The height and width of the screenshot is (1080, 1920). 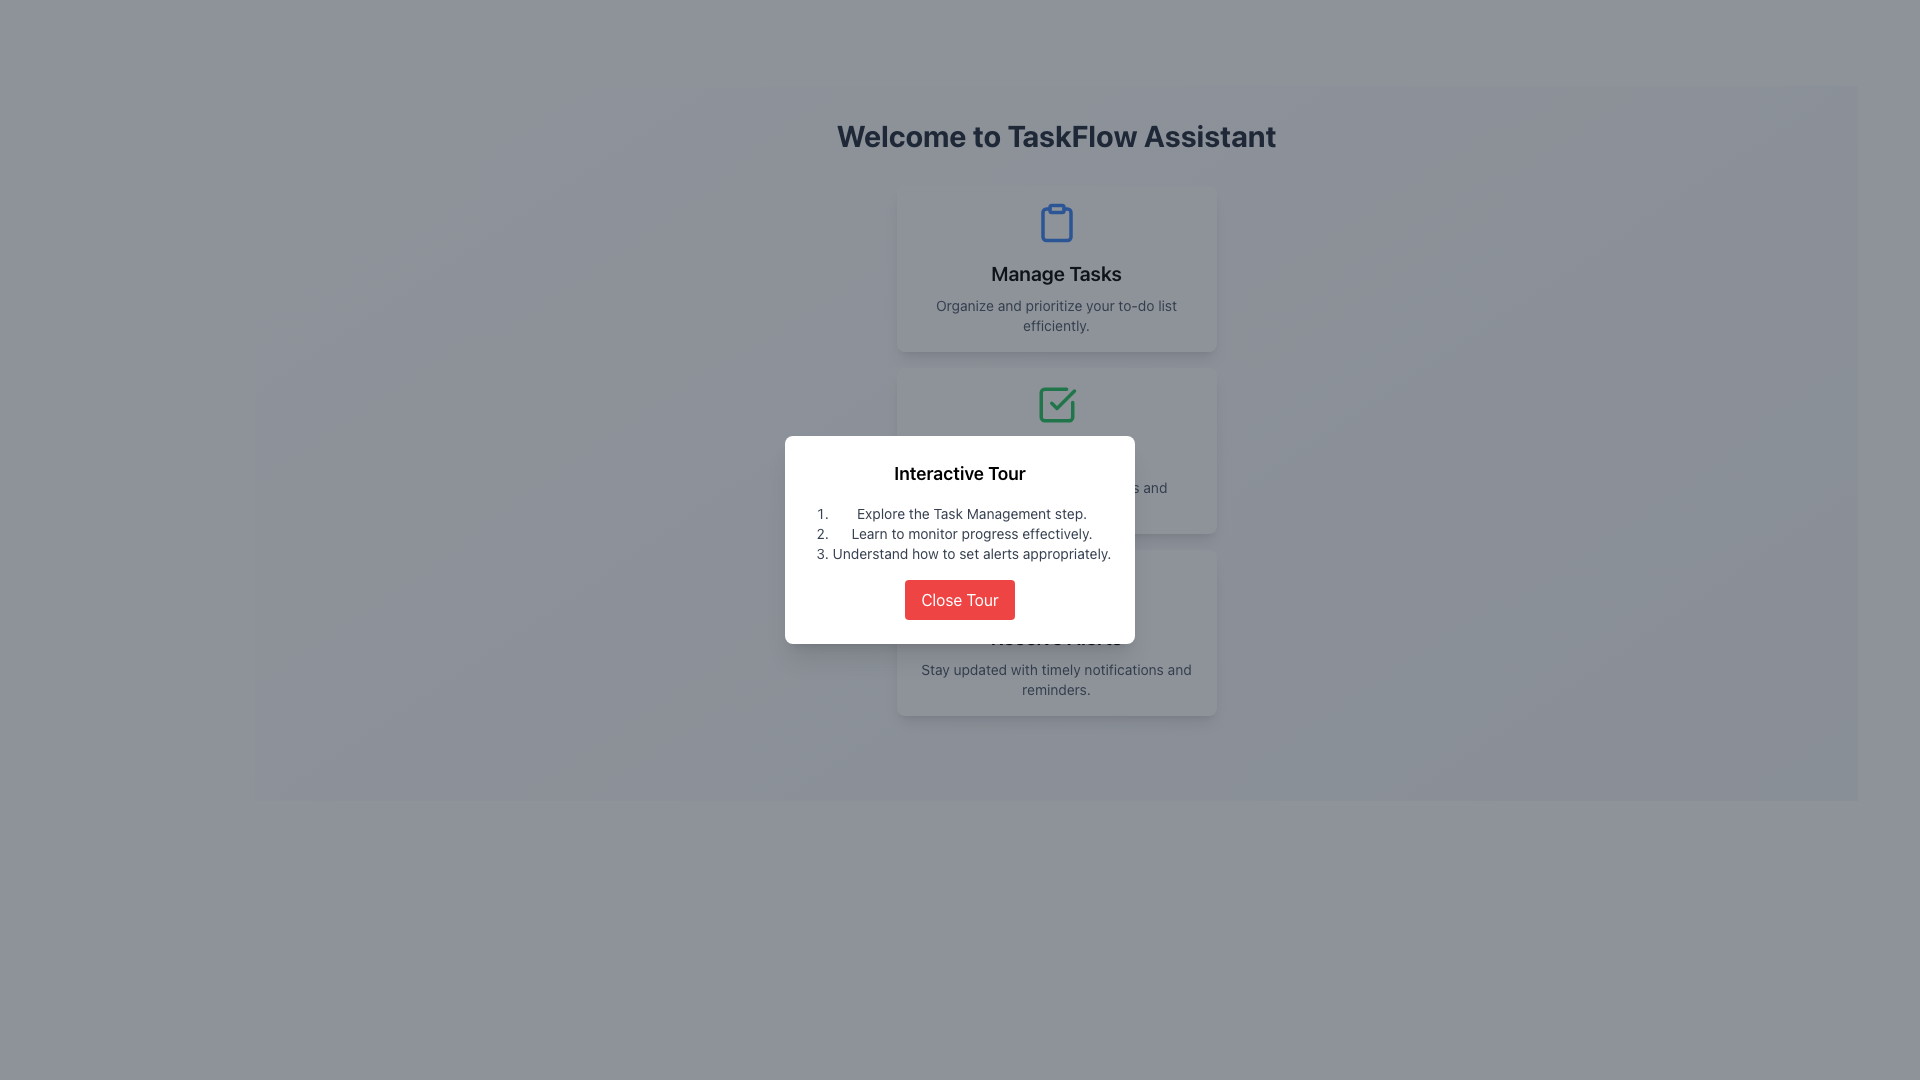 I want to click on the text element that reads 'Understand how to set alerts appropriately.' within the modal labeled 'Interactive Tour', so click(x=971, y=554).